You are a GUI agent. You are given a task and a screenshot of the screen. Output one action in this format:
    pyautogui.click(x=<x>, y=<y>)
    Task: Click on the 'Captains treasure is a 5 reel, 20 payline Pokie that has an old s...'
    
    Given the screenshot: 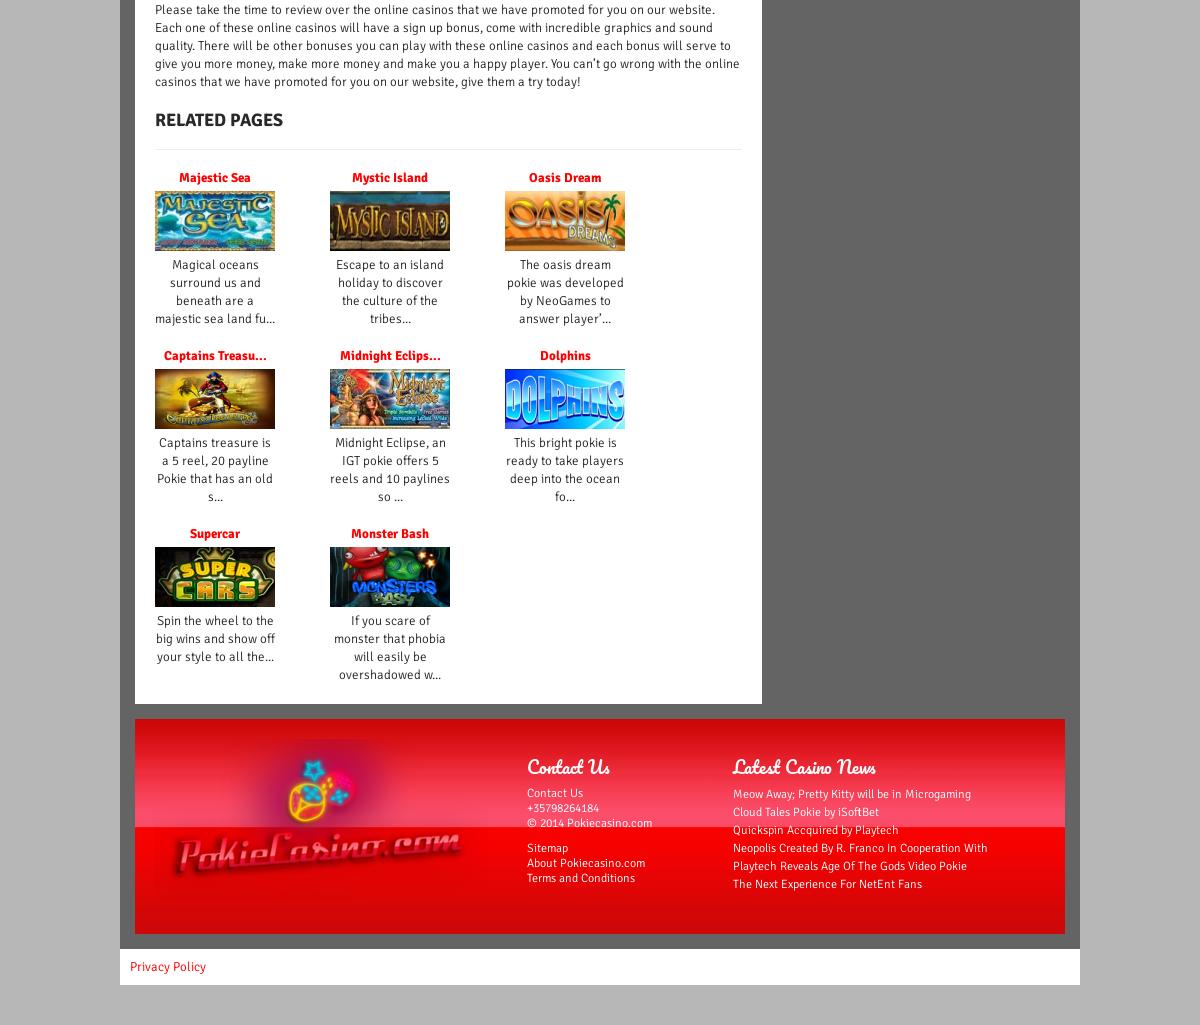 What is the action you would take?
    pyautogui.click(x=214, y=469)
    